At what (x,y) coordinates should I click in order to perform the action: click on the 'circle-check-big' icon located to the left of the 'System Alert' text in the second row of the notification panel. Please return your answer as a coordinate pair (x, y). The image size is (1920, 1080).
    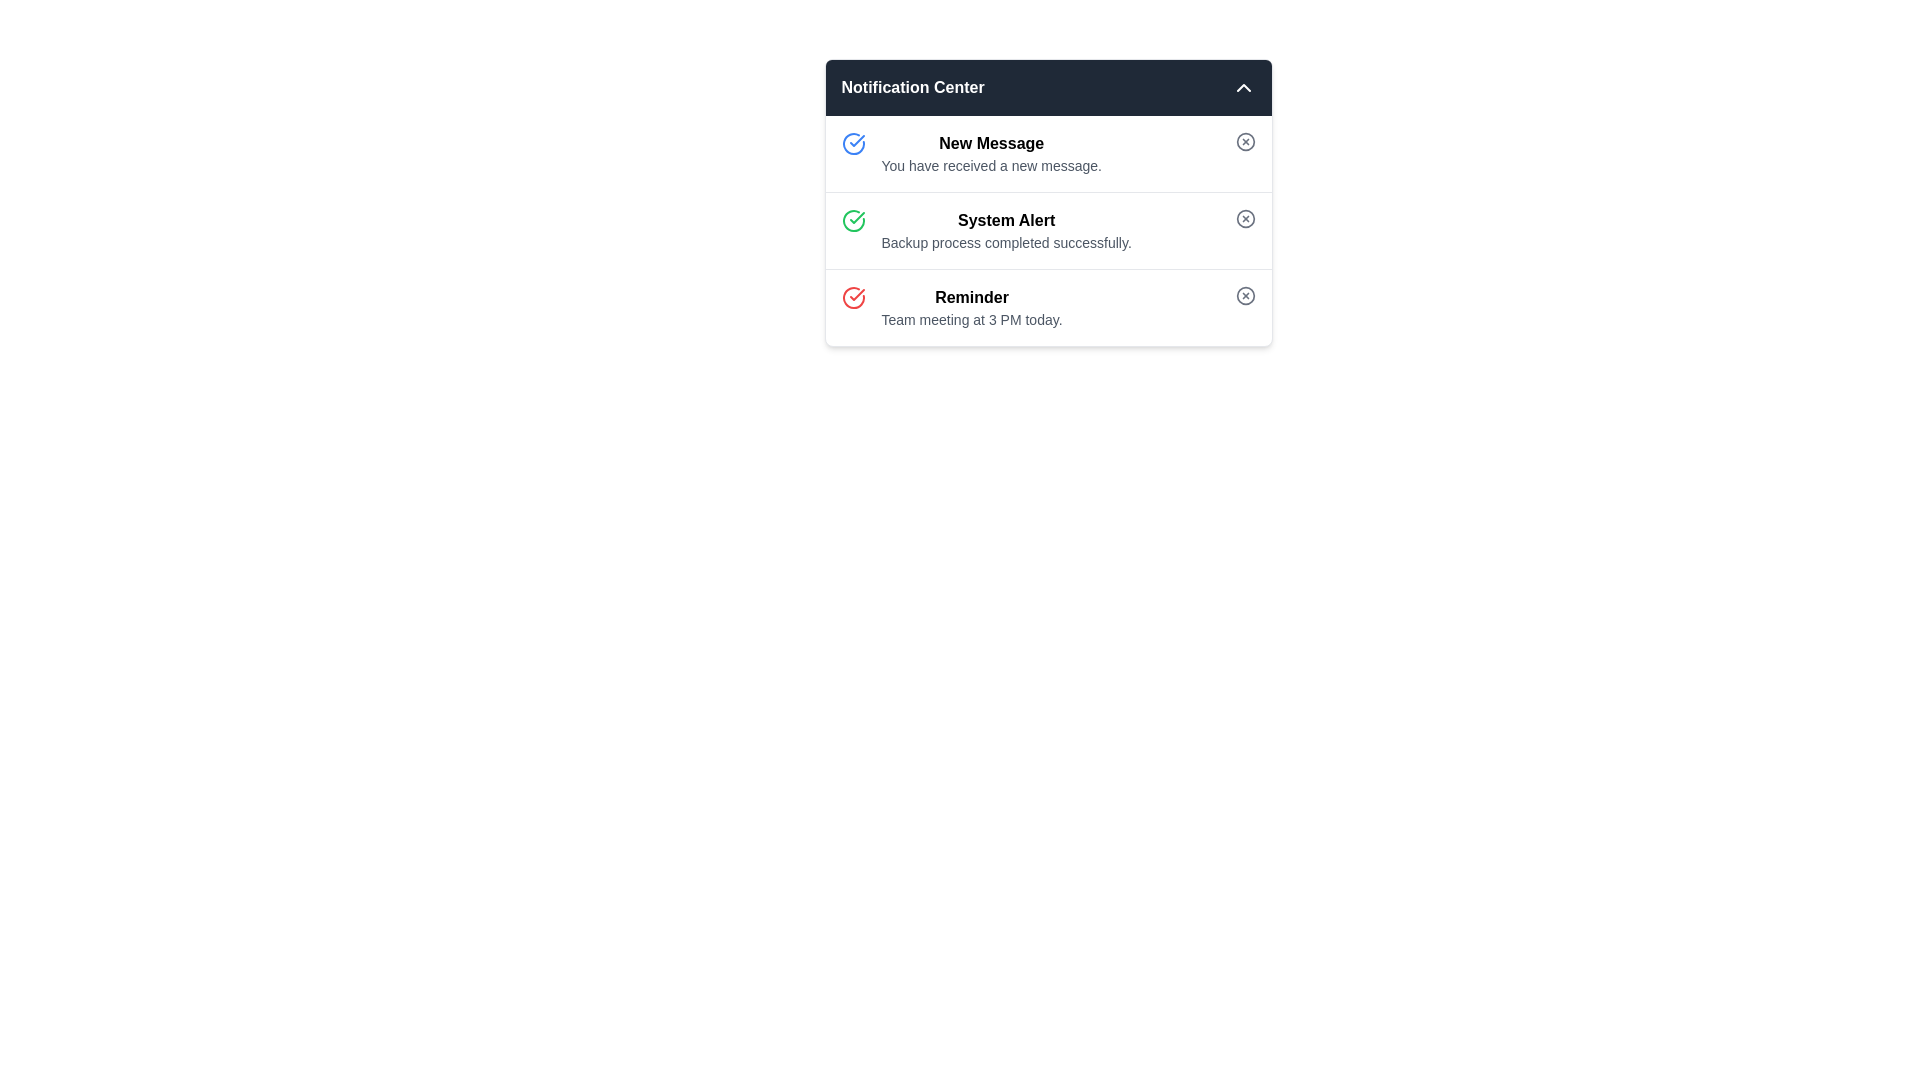
    Looking at the image, I should click on (853, 142).